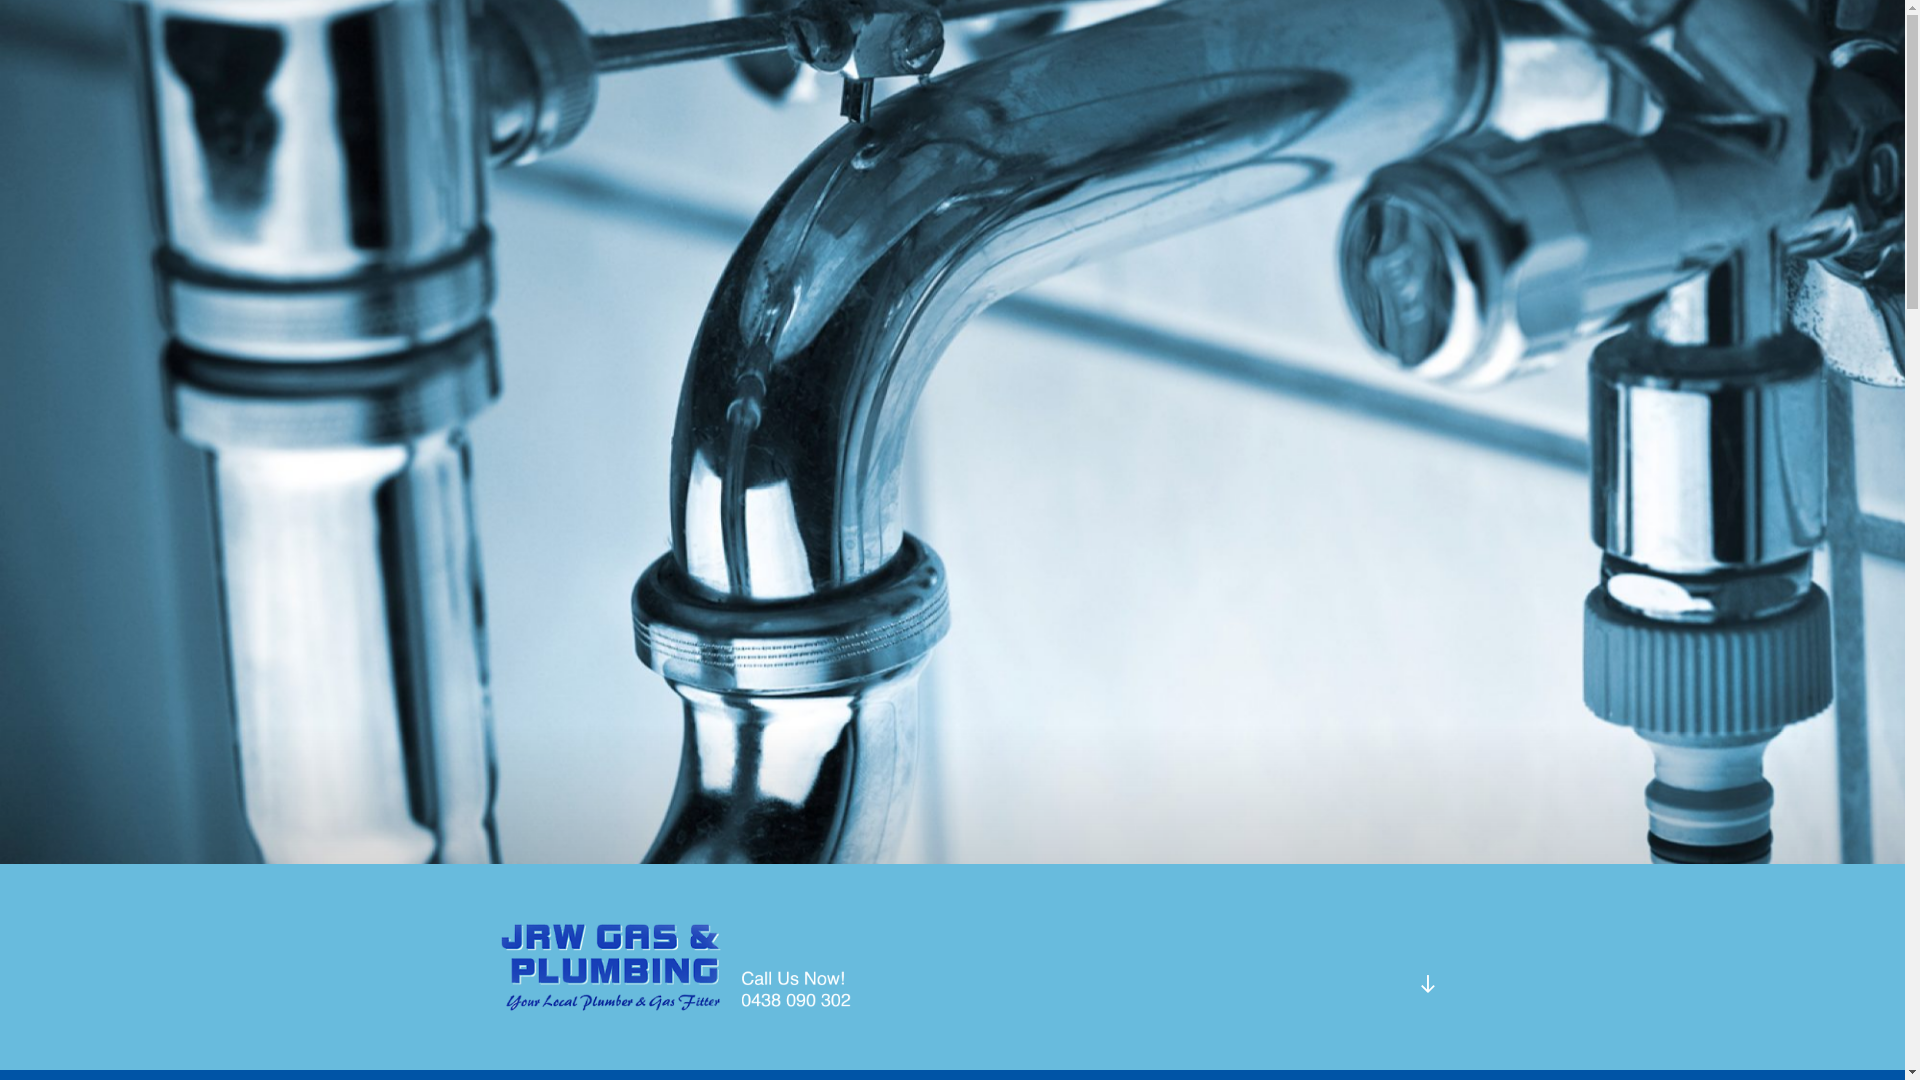  What do you see at coordinates (1425, 982) in the screenshot?
I see `'Scroll down to content'` at bounding box center [1425, 982].